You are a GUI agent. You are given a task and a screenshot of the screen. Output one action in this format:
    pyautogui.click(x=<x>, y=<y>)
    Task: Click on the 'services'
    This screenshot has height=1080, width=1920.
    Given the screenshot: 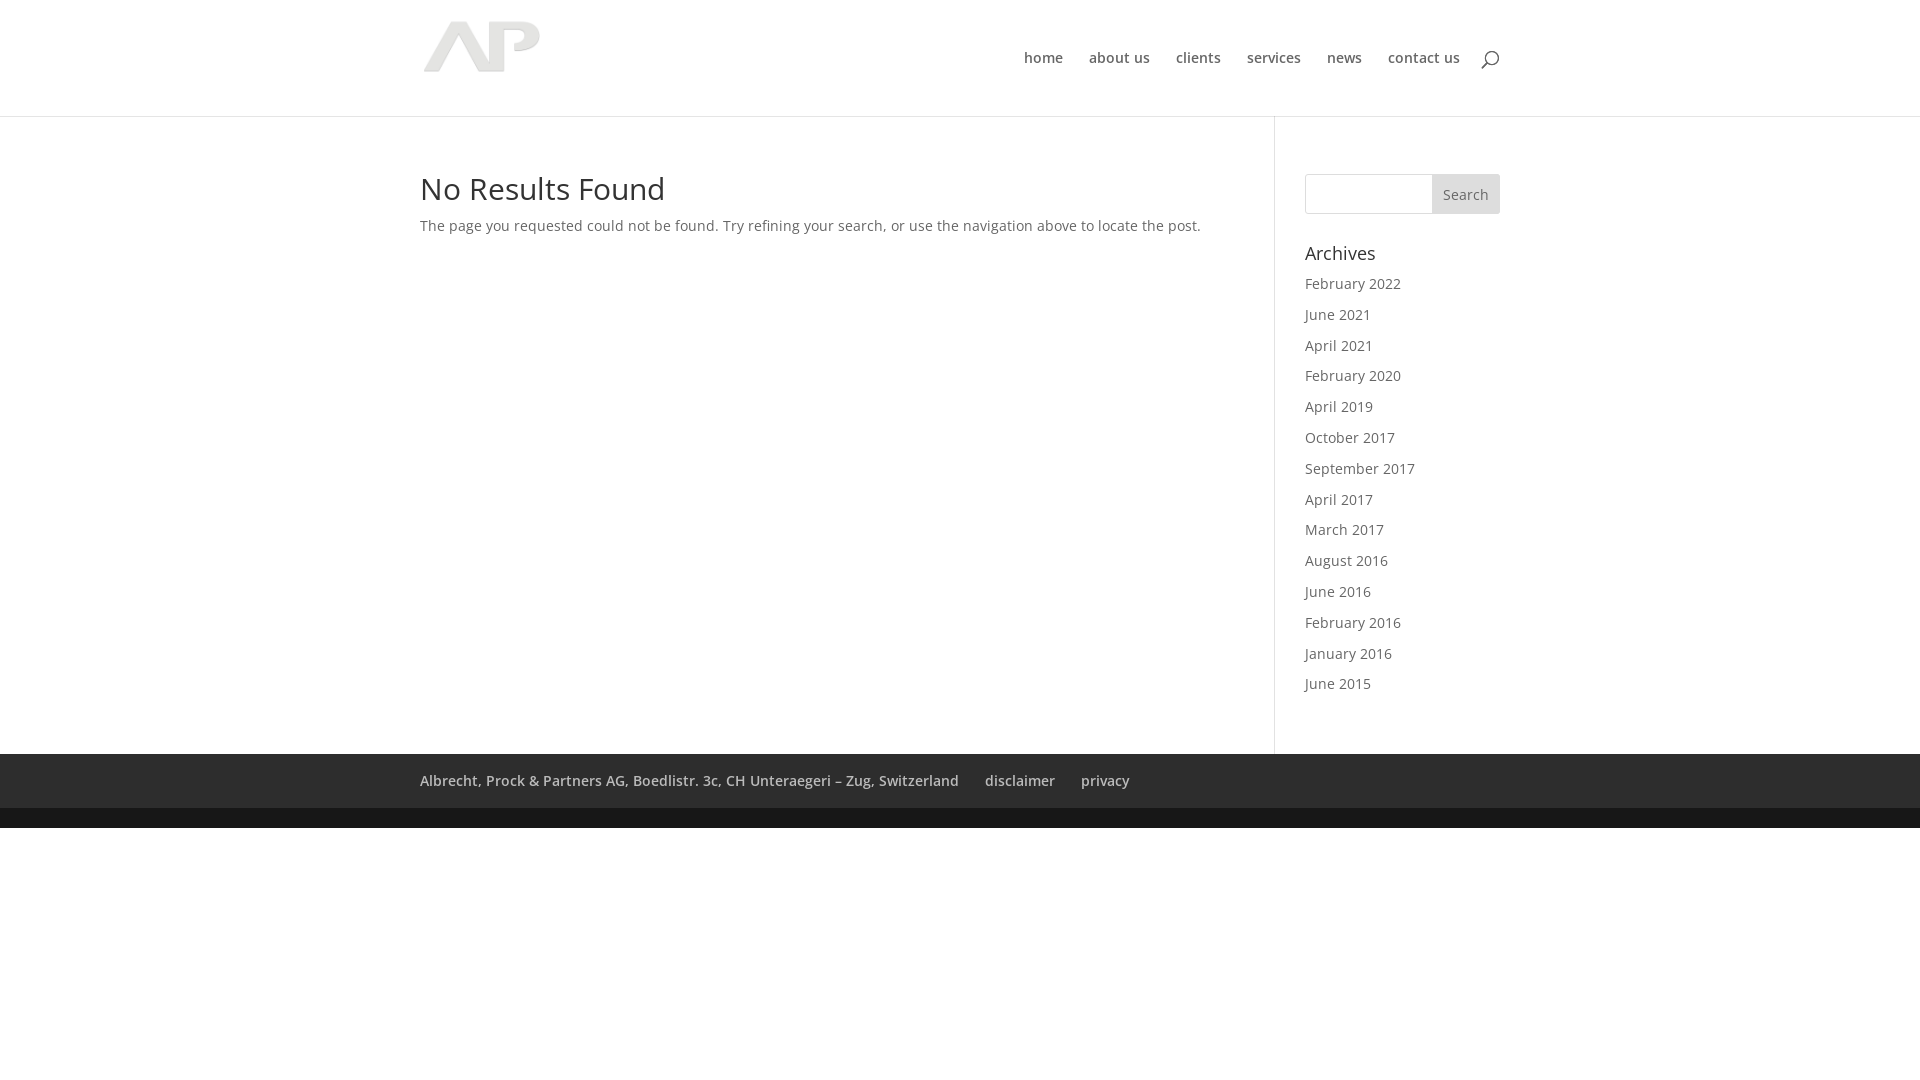 What is the action you would take?
    pyautogui.click(x=1272, y=82)
    